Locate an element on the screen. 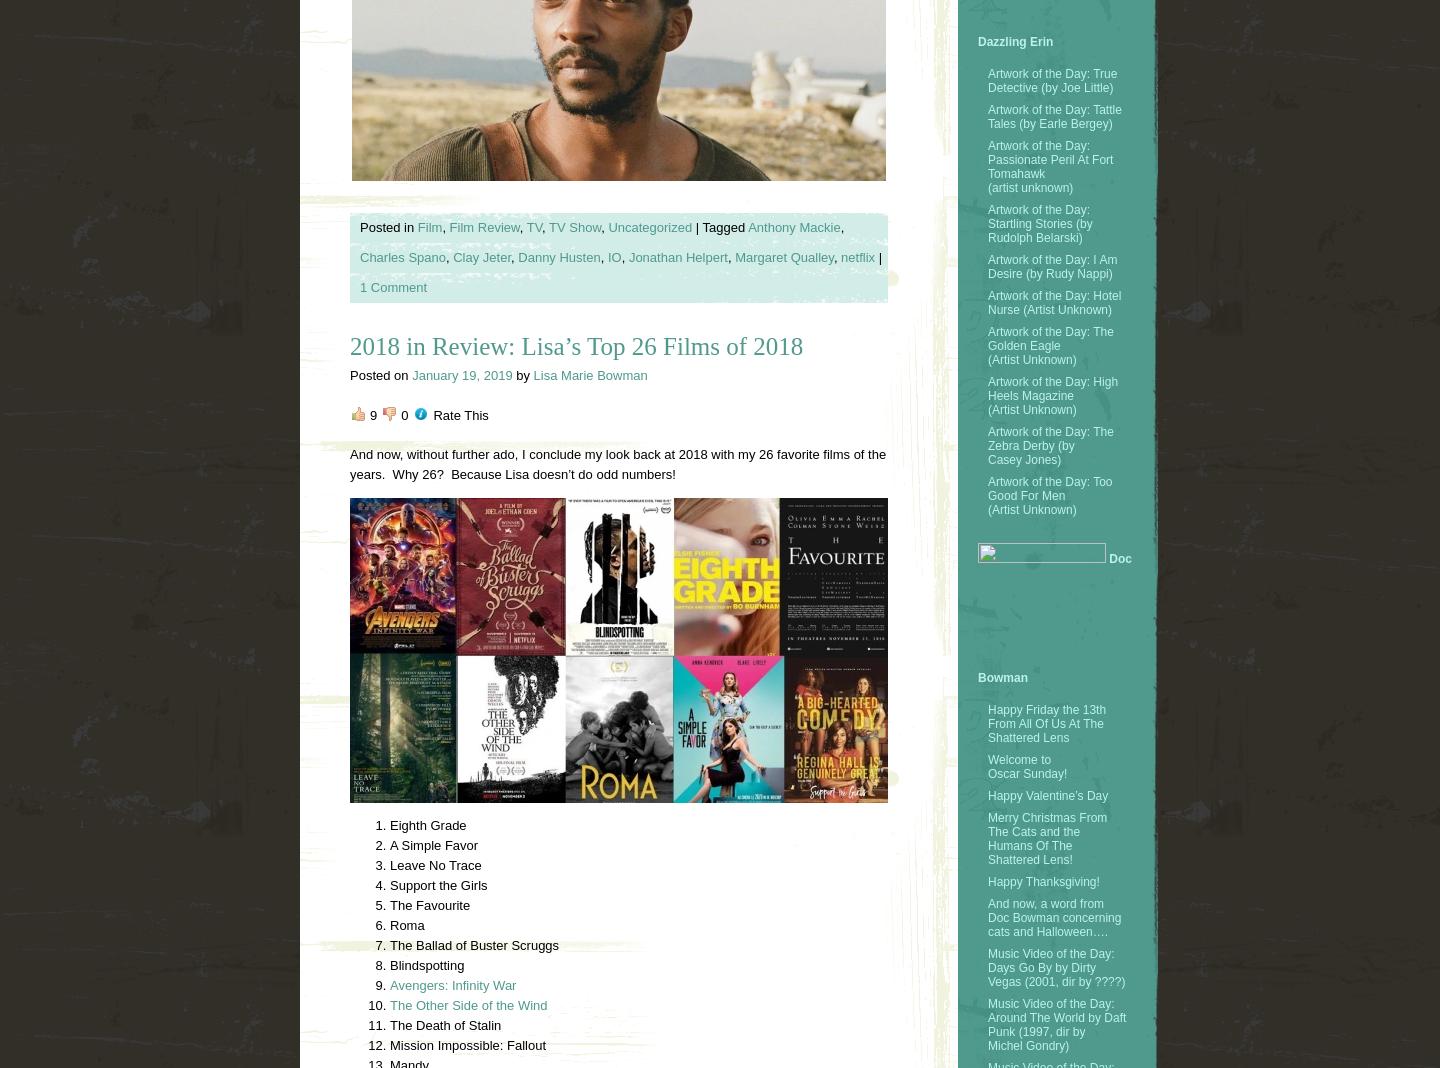 Image resolution: width=1440 pixels, height=1068 pixels. 'Anthony Mackie' is located at coordinates (746, 227).